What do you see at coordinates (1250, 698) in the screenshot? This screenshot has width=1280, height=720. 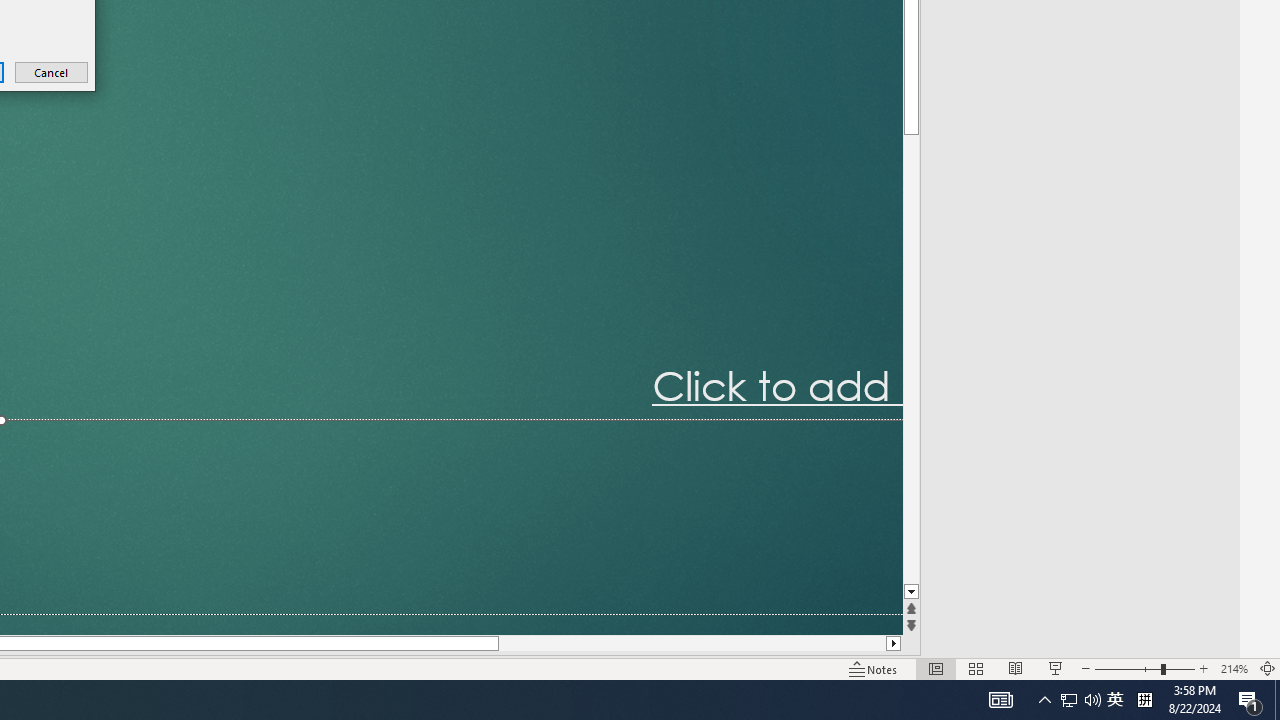 I see `'Action Center, 1 new notification'` at bounding box center [1250, 698].